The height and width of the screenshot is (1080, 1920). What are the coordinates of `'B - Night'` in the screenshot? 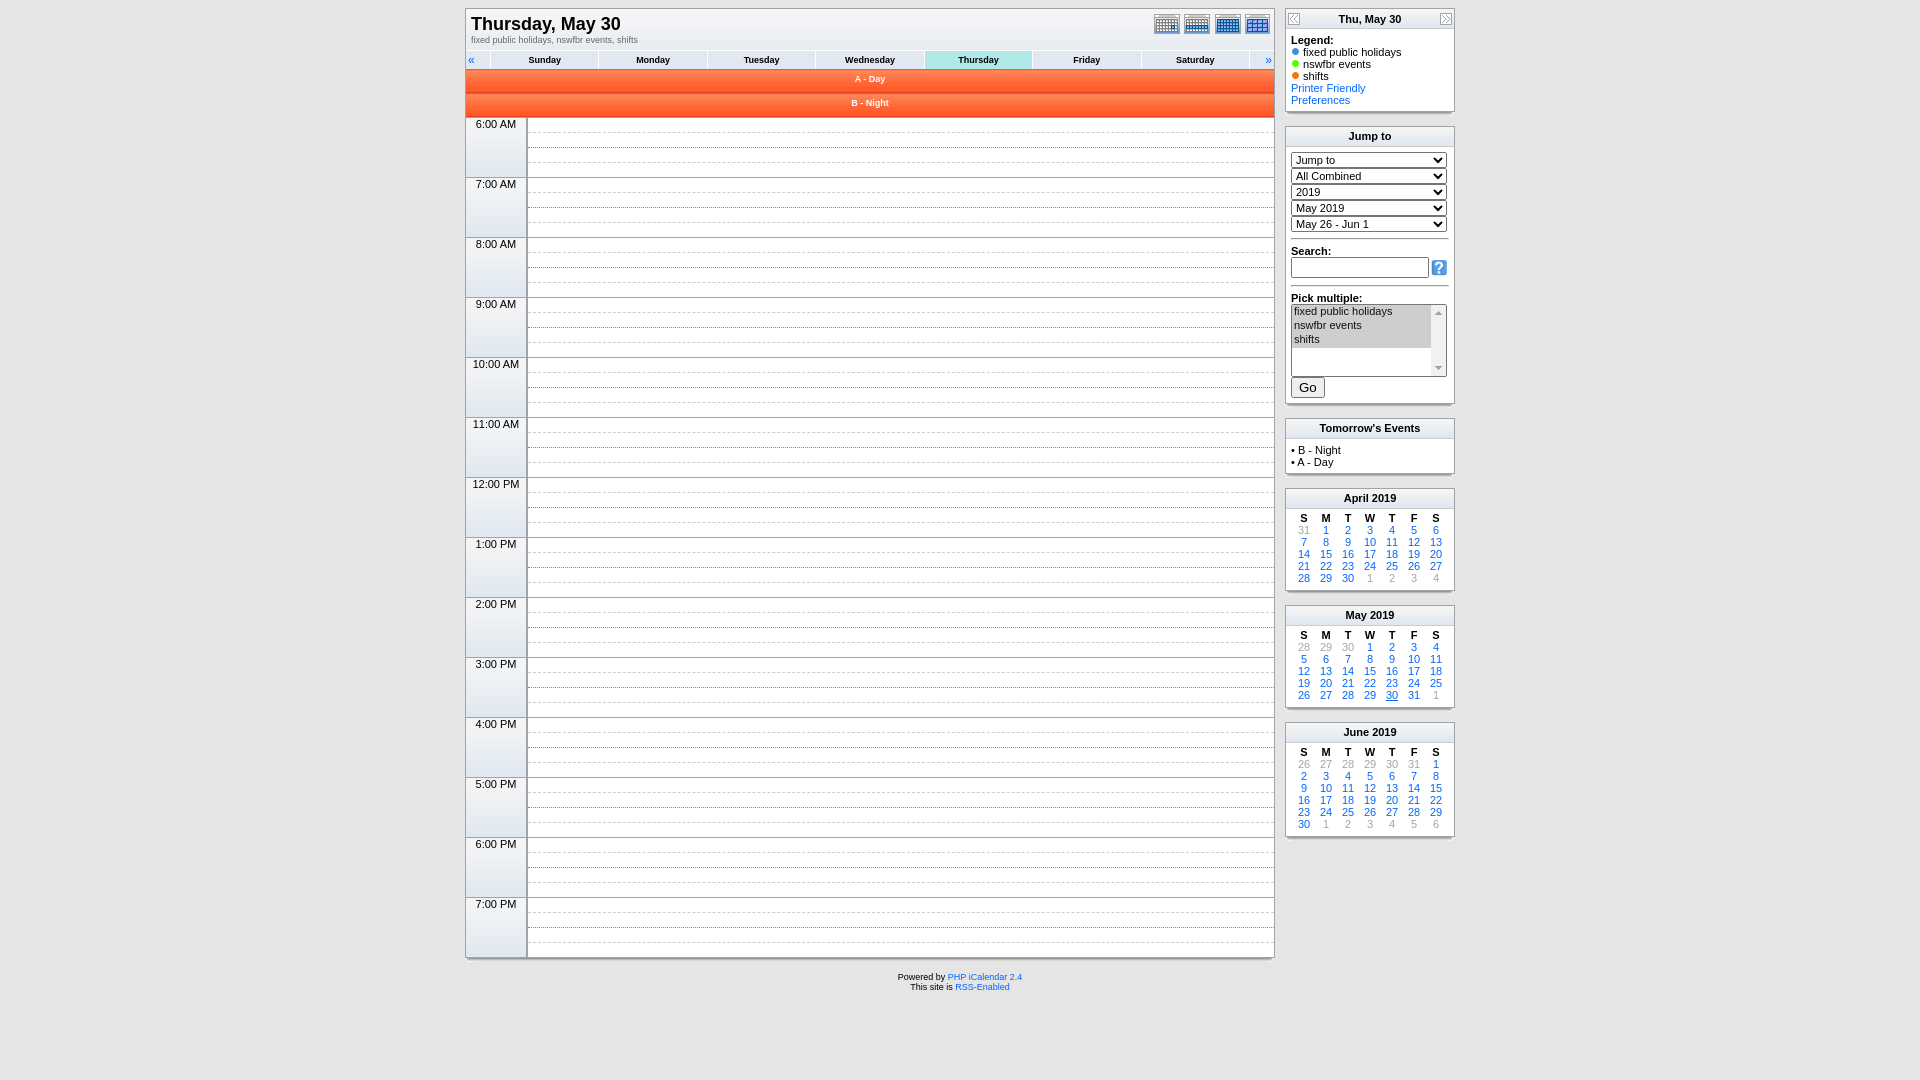 It's located at (850, 103).